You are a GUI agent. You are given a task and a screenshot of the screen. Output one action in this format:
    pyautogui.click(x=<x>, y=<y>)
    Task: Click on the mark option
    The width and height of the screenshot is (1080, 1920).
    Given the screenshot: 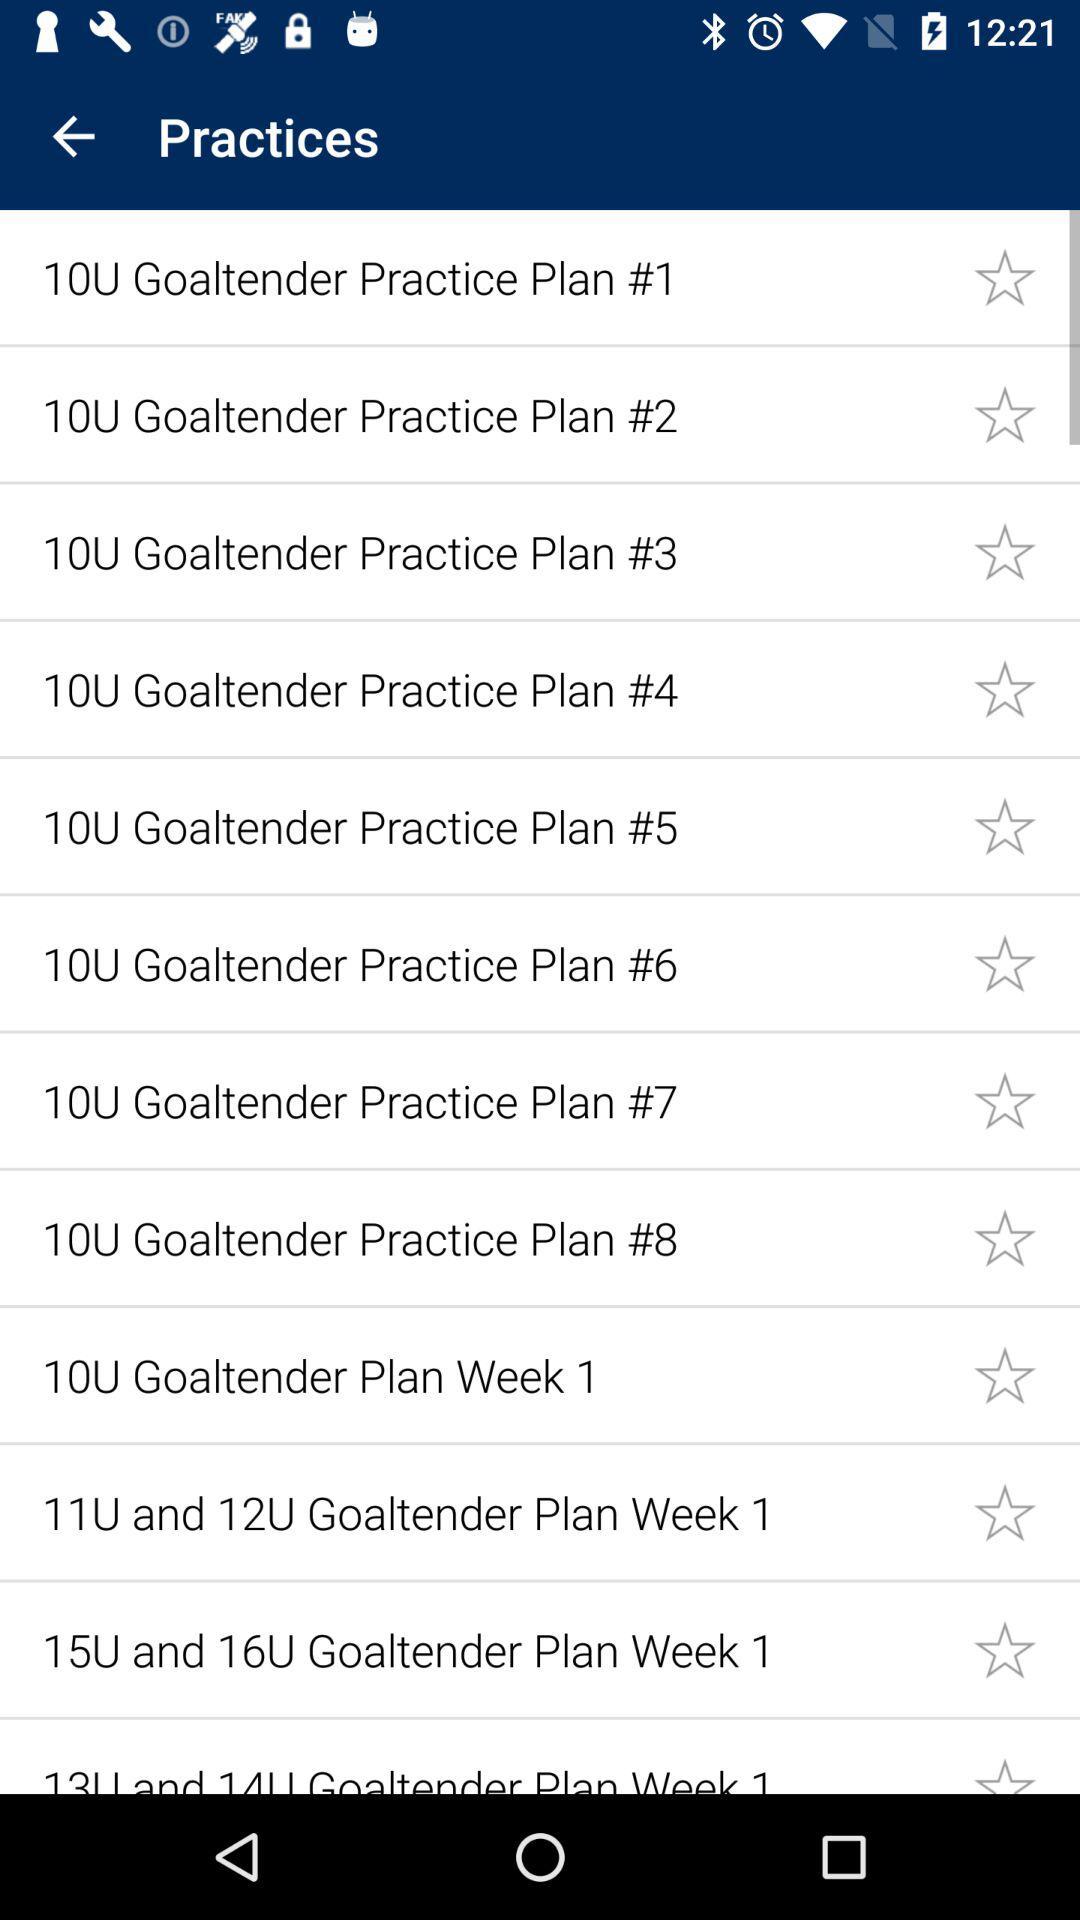 What is the action you would take?
    pyautogui.click(x=1026, y=1649)
    